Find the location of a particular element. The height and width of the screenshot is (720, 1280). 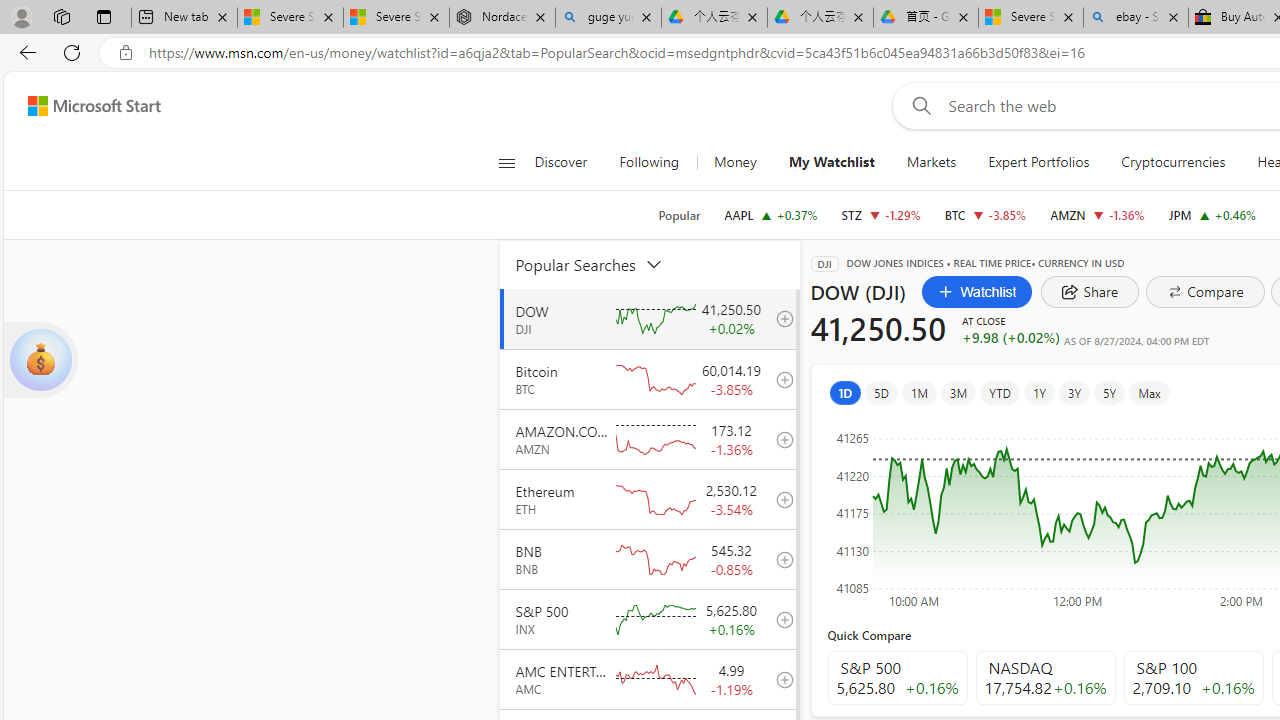

'Expert Portfolios' is located at coordinates (1039, 162).